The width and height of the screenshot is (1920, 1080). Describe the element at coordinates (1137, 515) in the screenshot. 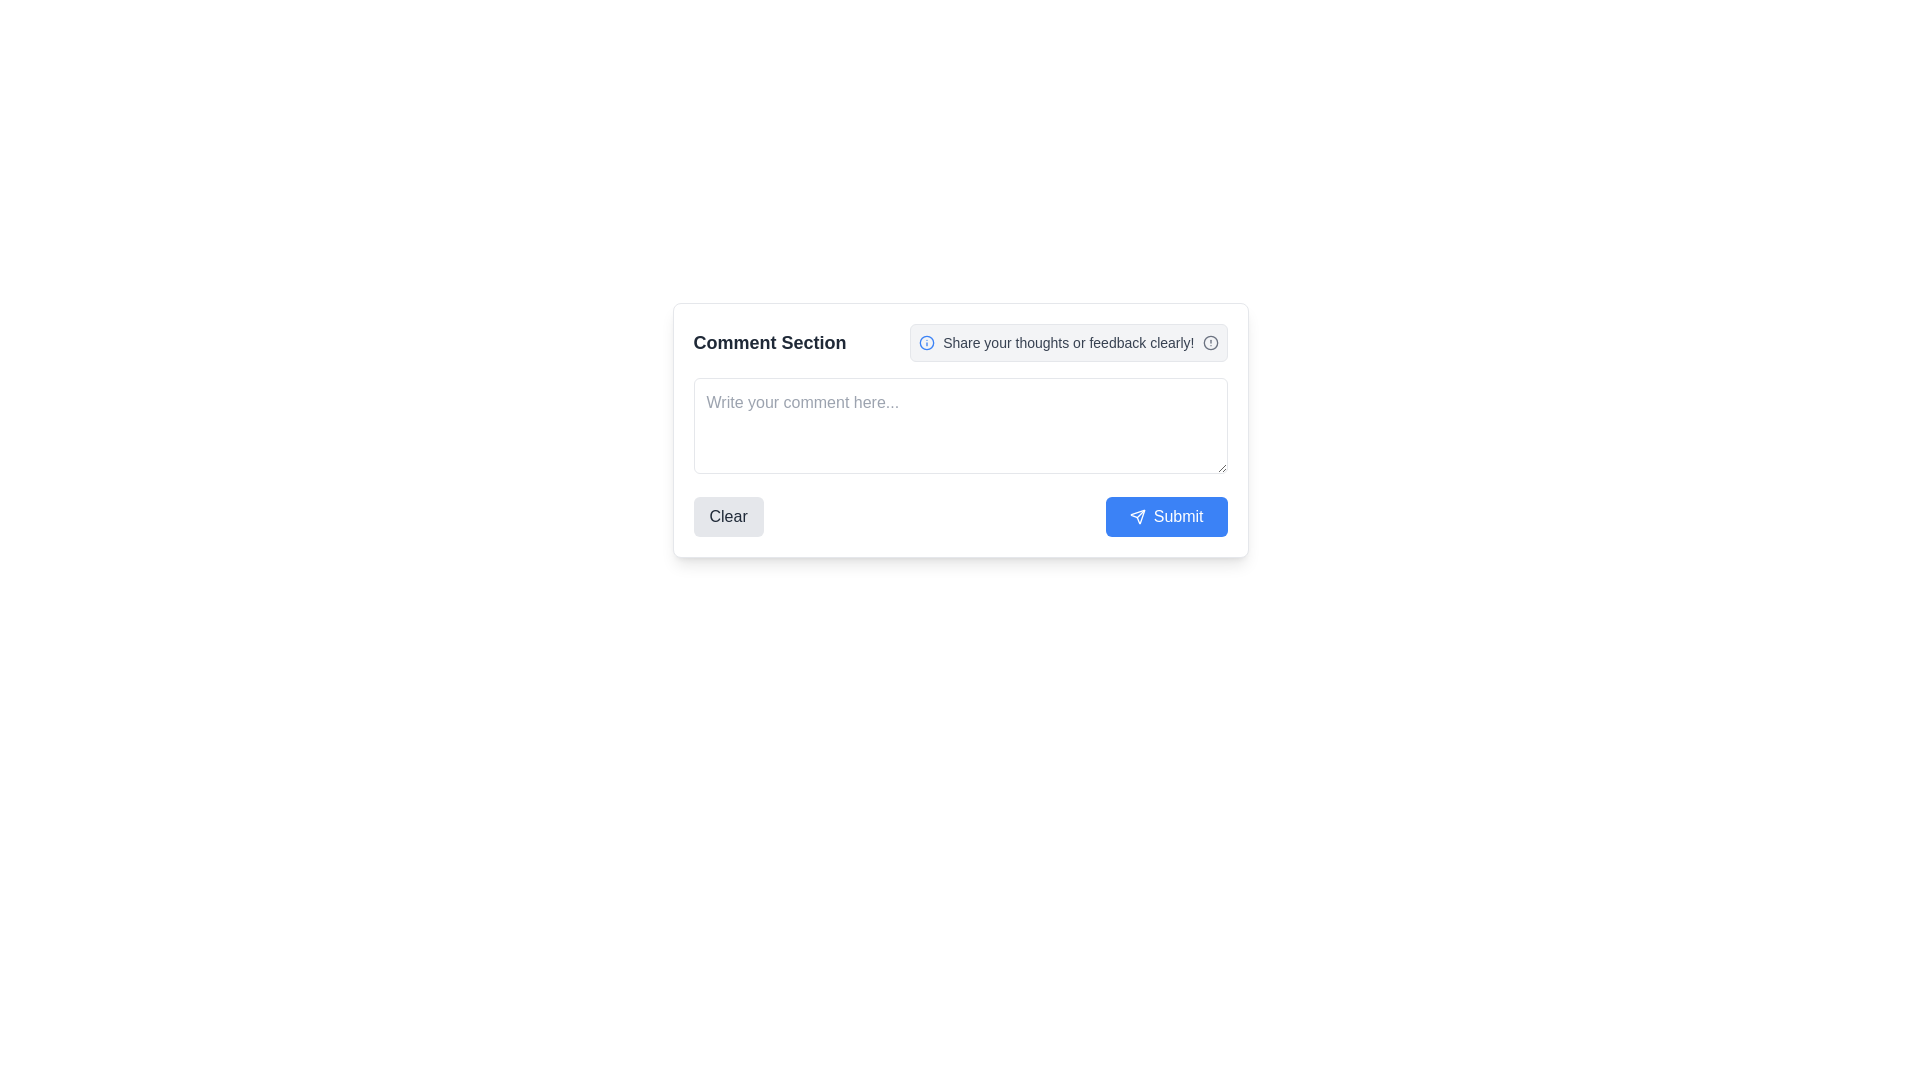

I see `the 'send' icon located within the 'Submit' button at the bottom-right of the 'Comment Section' card, positioned to the left of the 'Submit' text` at that location.